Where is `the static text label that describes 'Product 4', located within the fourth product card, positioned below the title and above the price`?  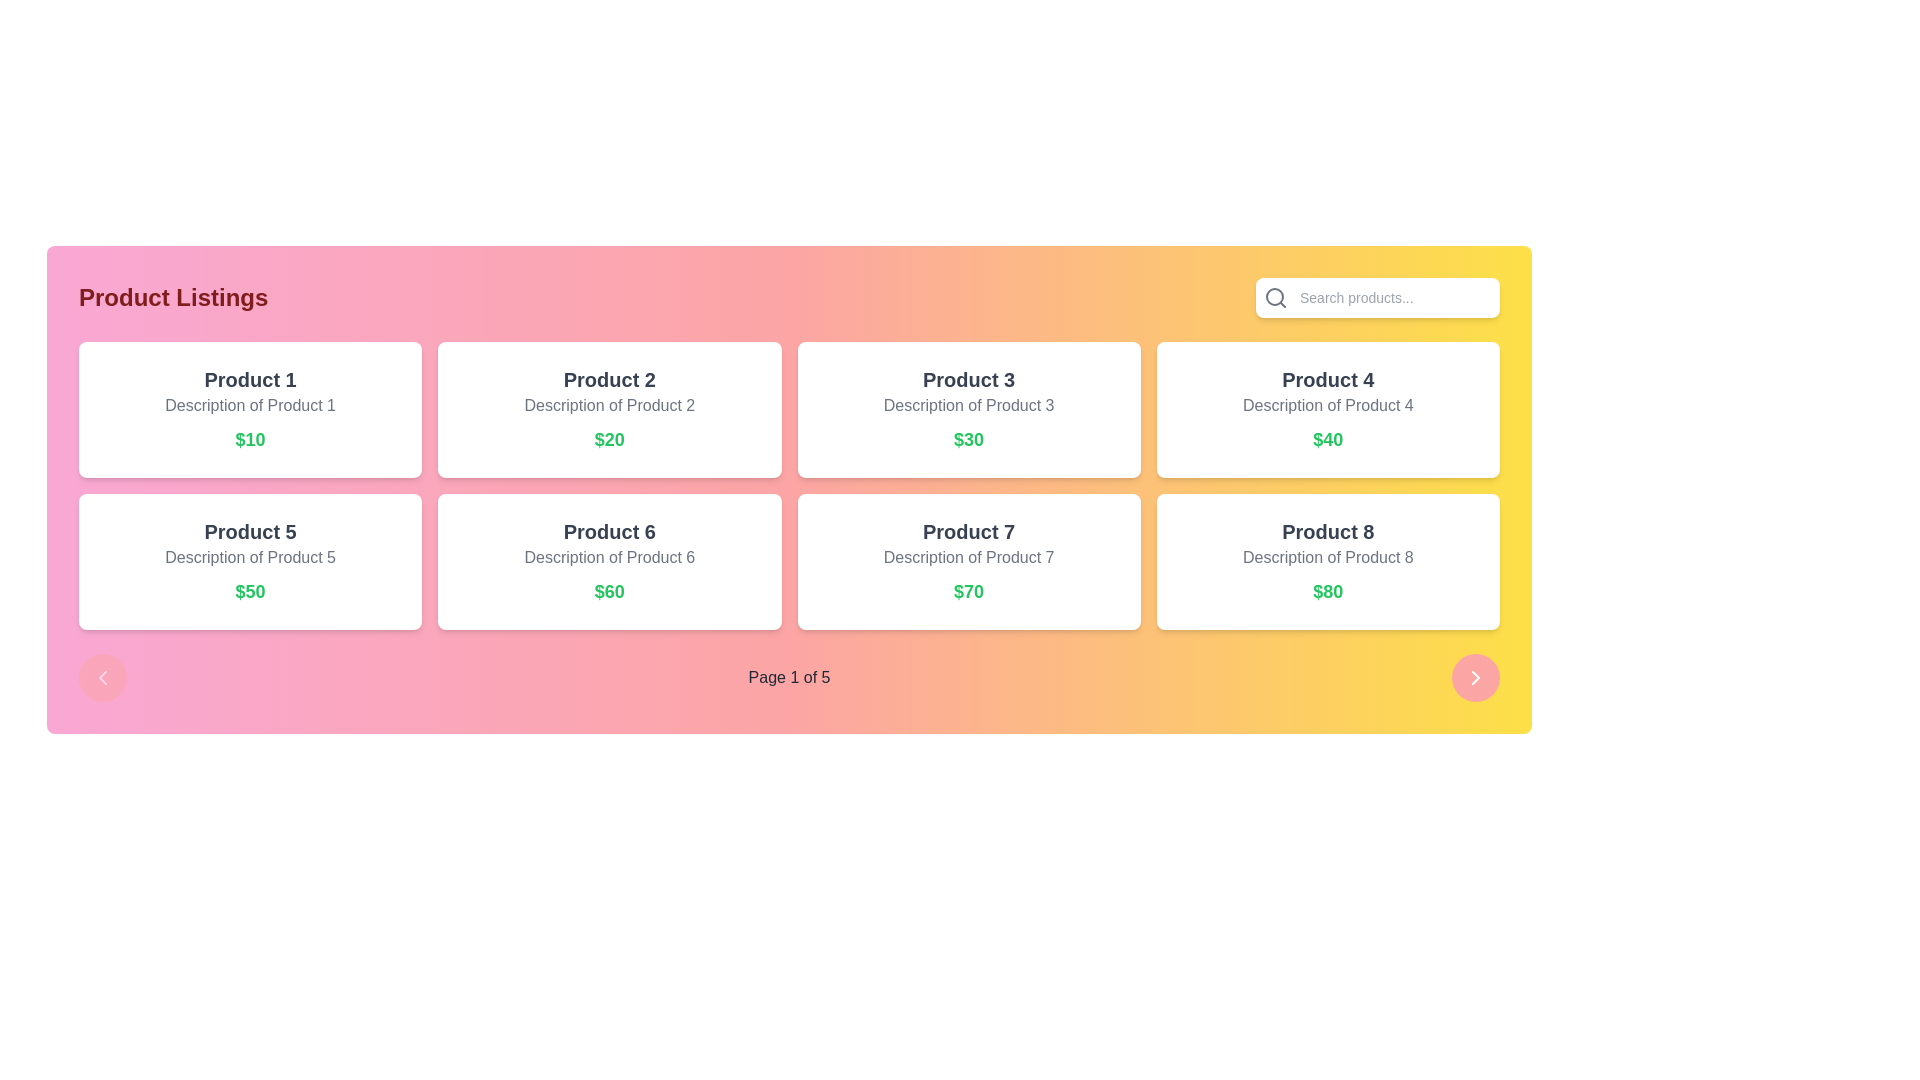
the static text label that describes 'Product 4', located within the fourth product card, positioned below the title and above the price is located at coordinates (1328, 405).